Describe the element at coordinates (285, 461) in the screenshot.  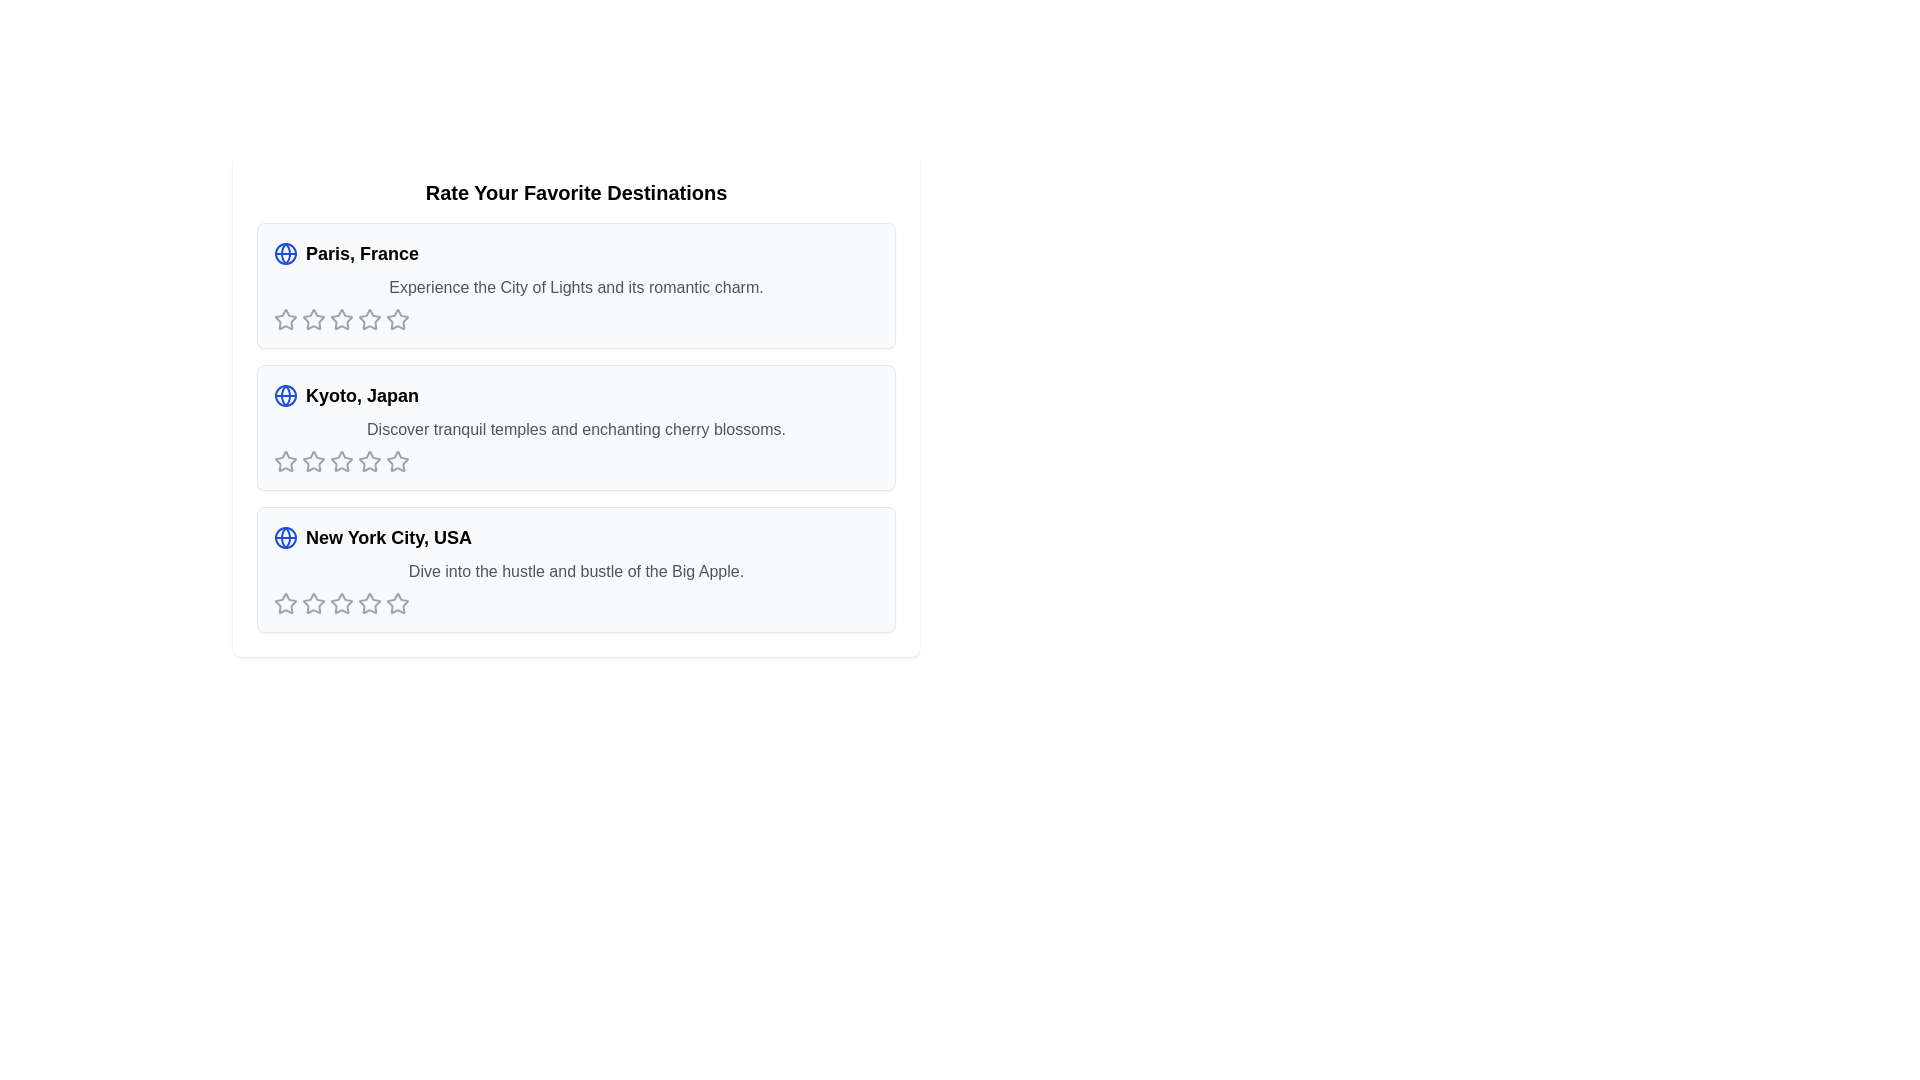
I see `the leftmost star icon in the rating section for 'Kyoto, Japan'` at that location.